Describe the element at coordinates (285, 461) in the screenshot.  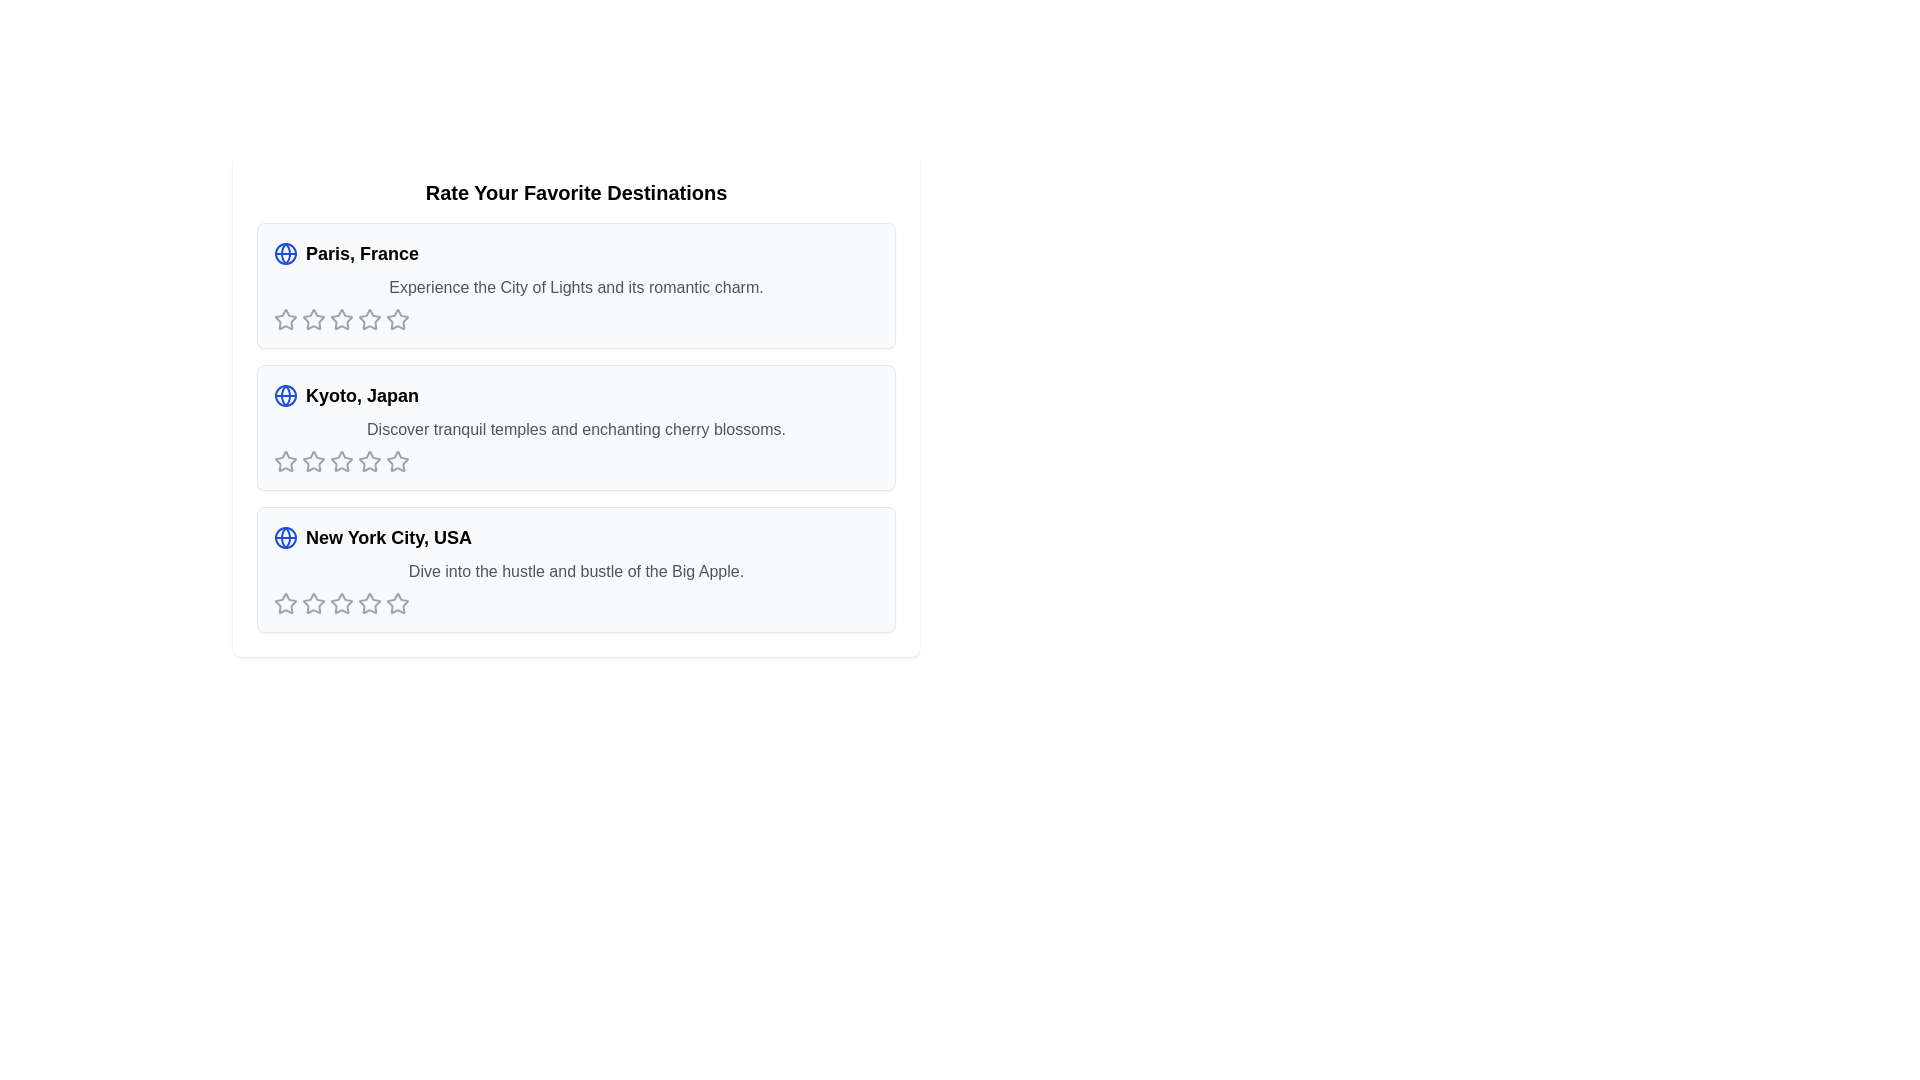
I see `the leftmost star icon in the rating section for 'Kyoto, Japan'` at that location.